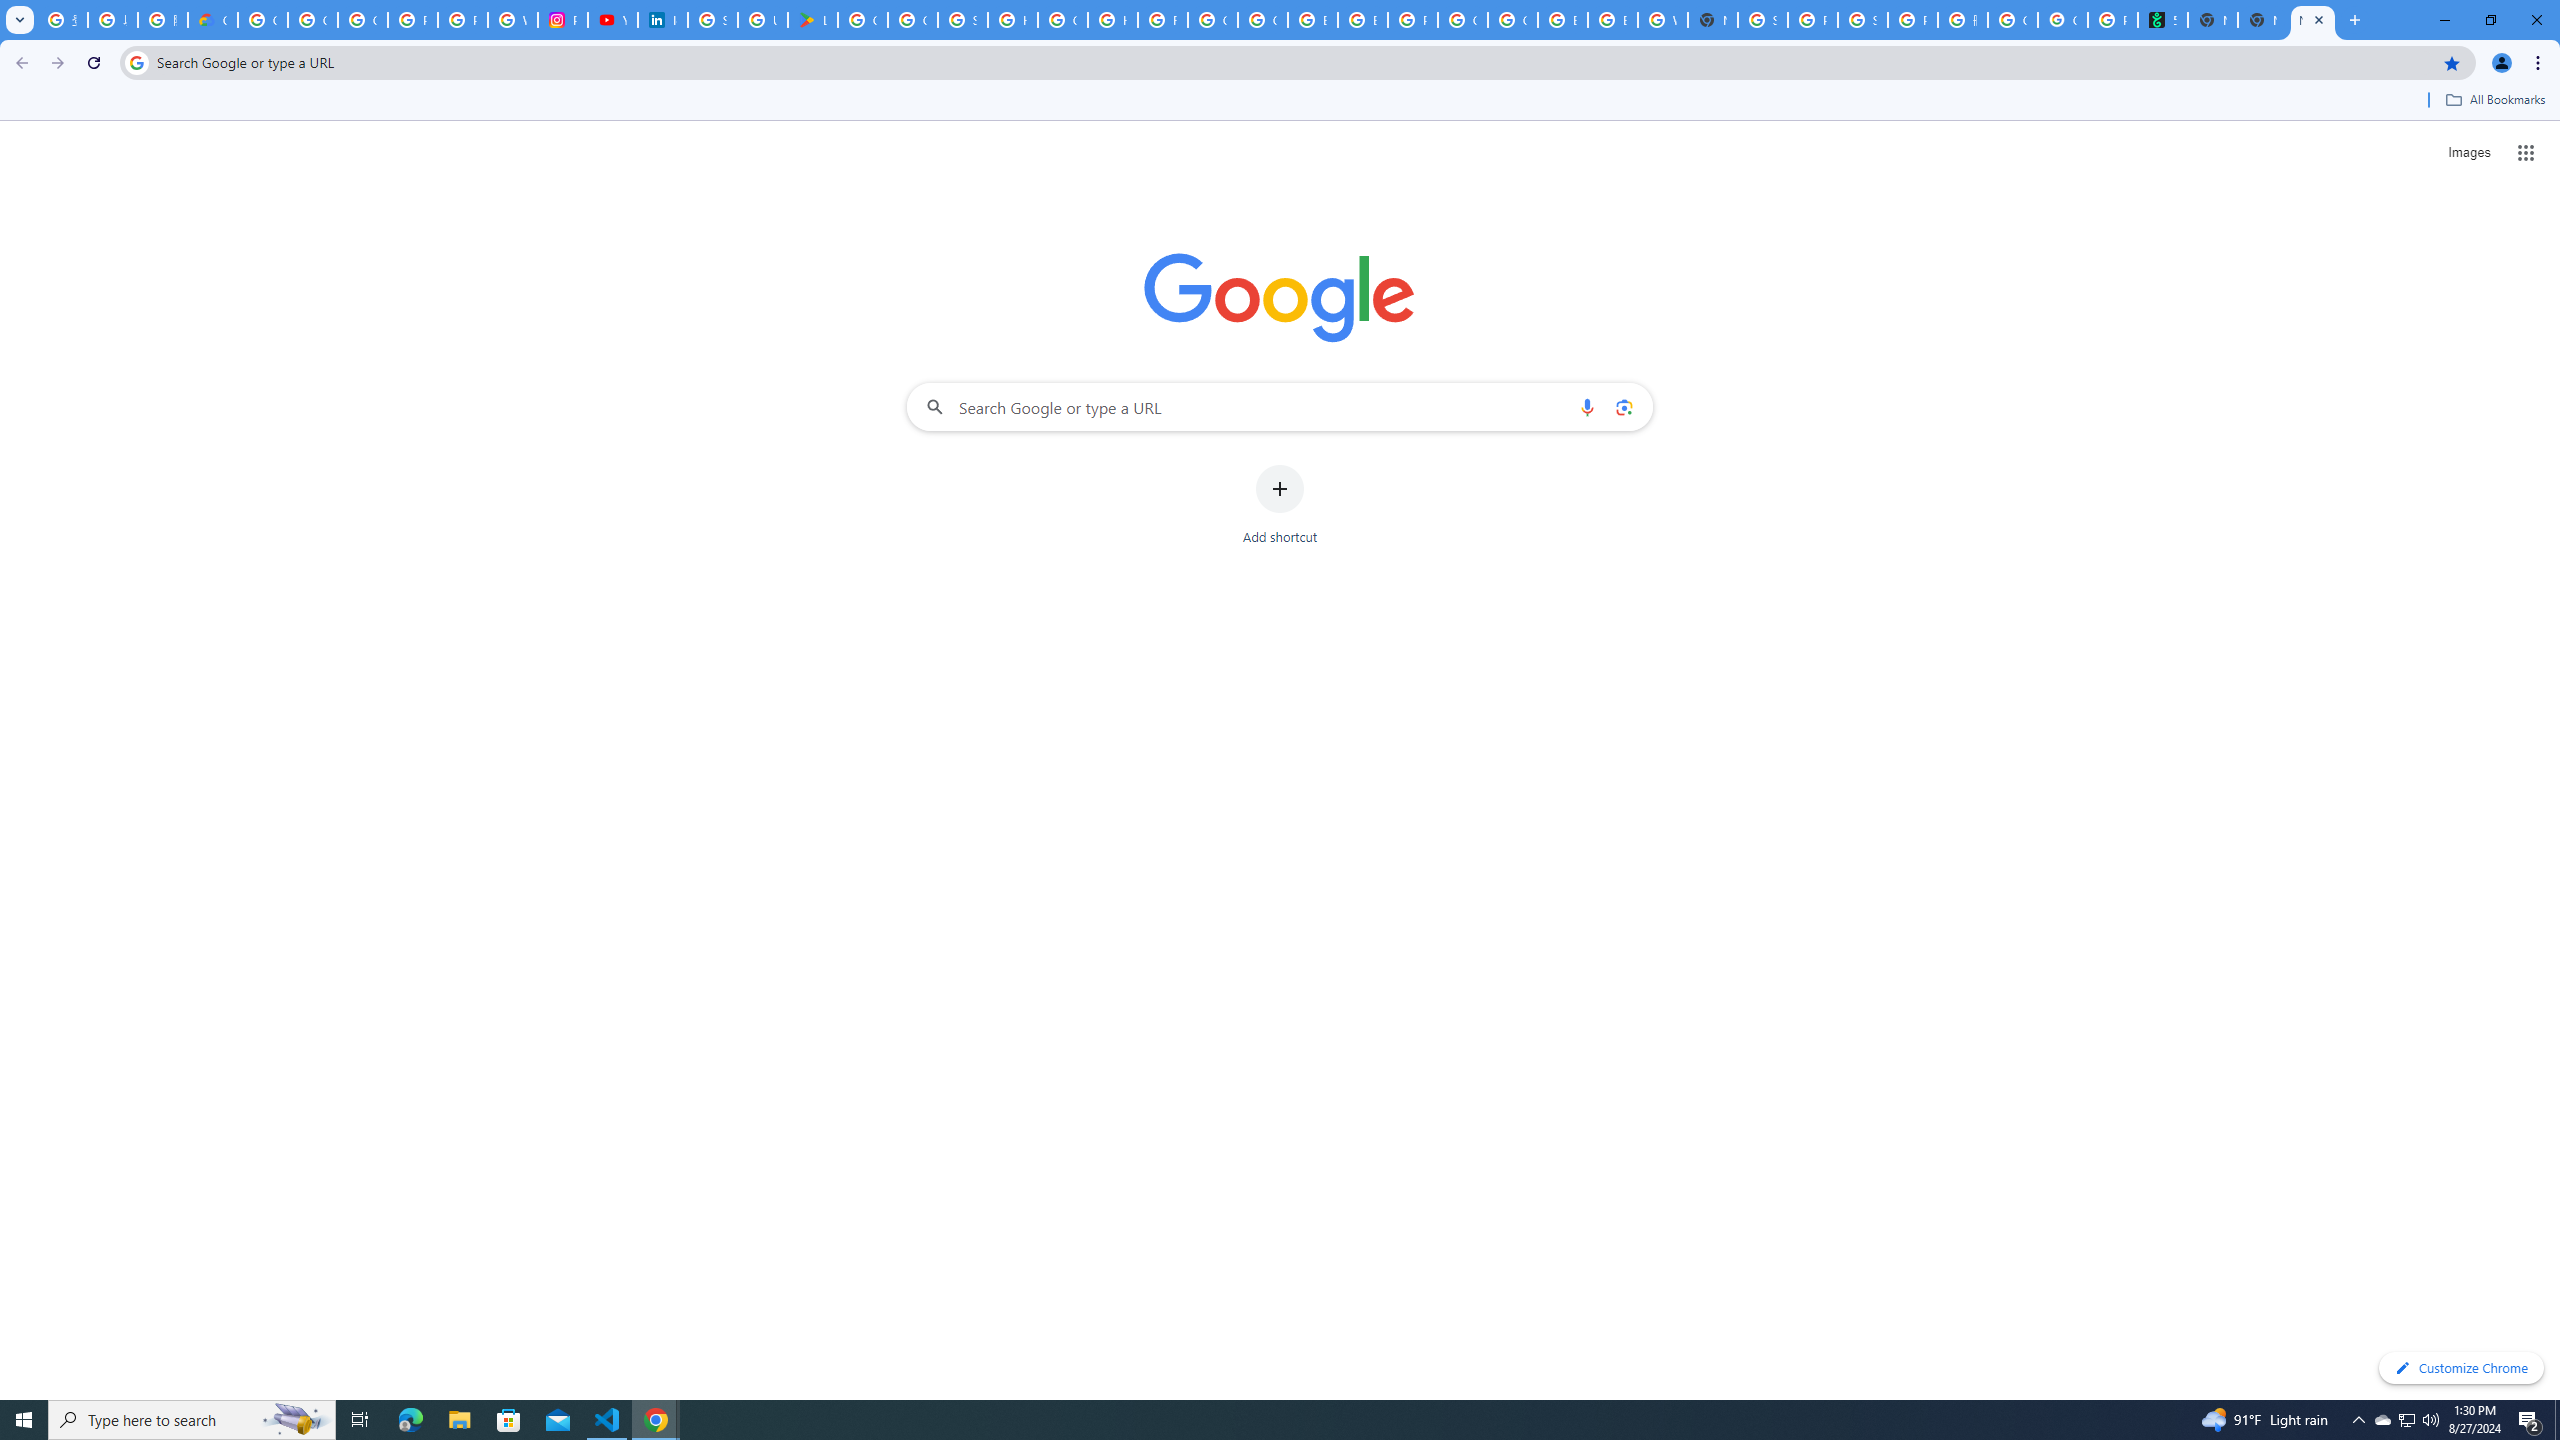  Describe the element at coordinates (1463, 19) in the screenshot. I see `'Google Cloud Platform'` at that location.